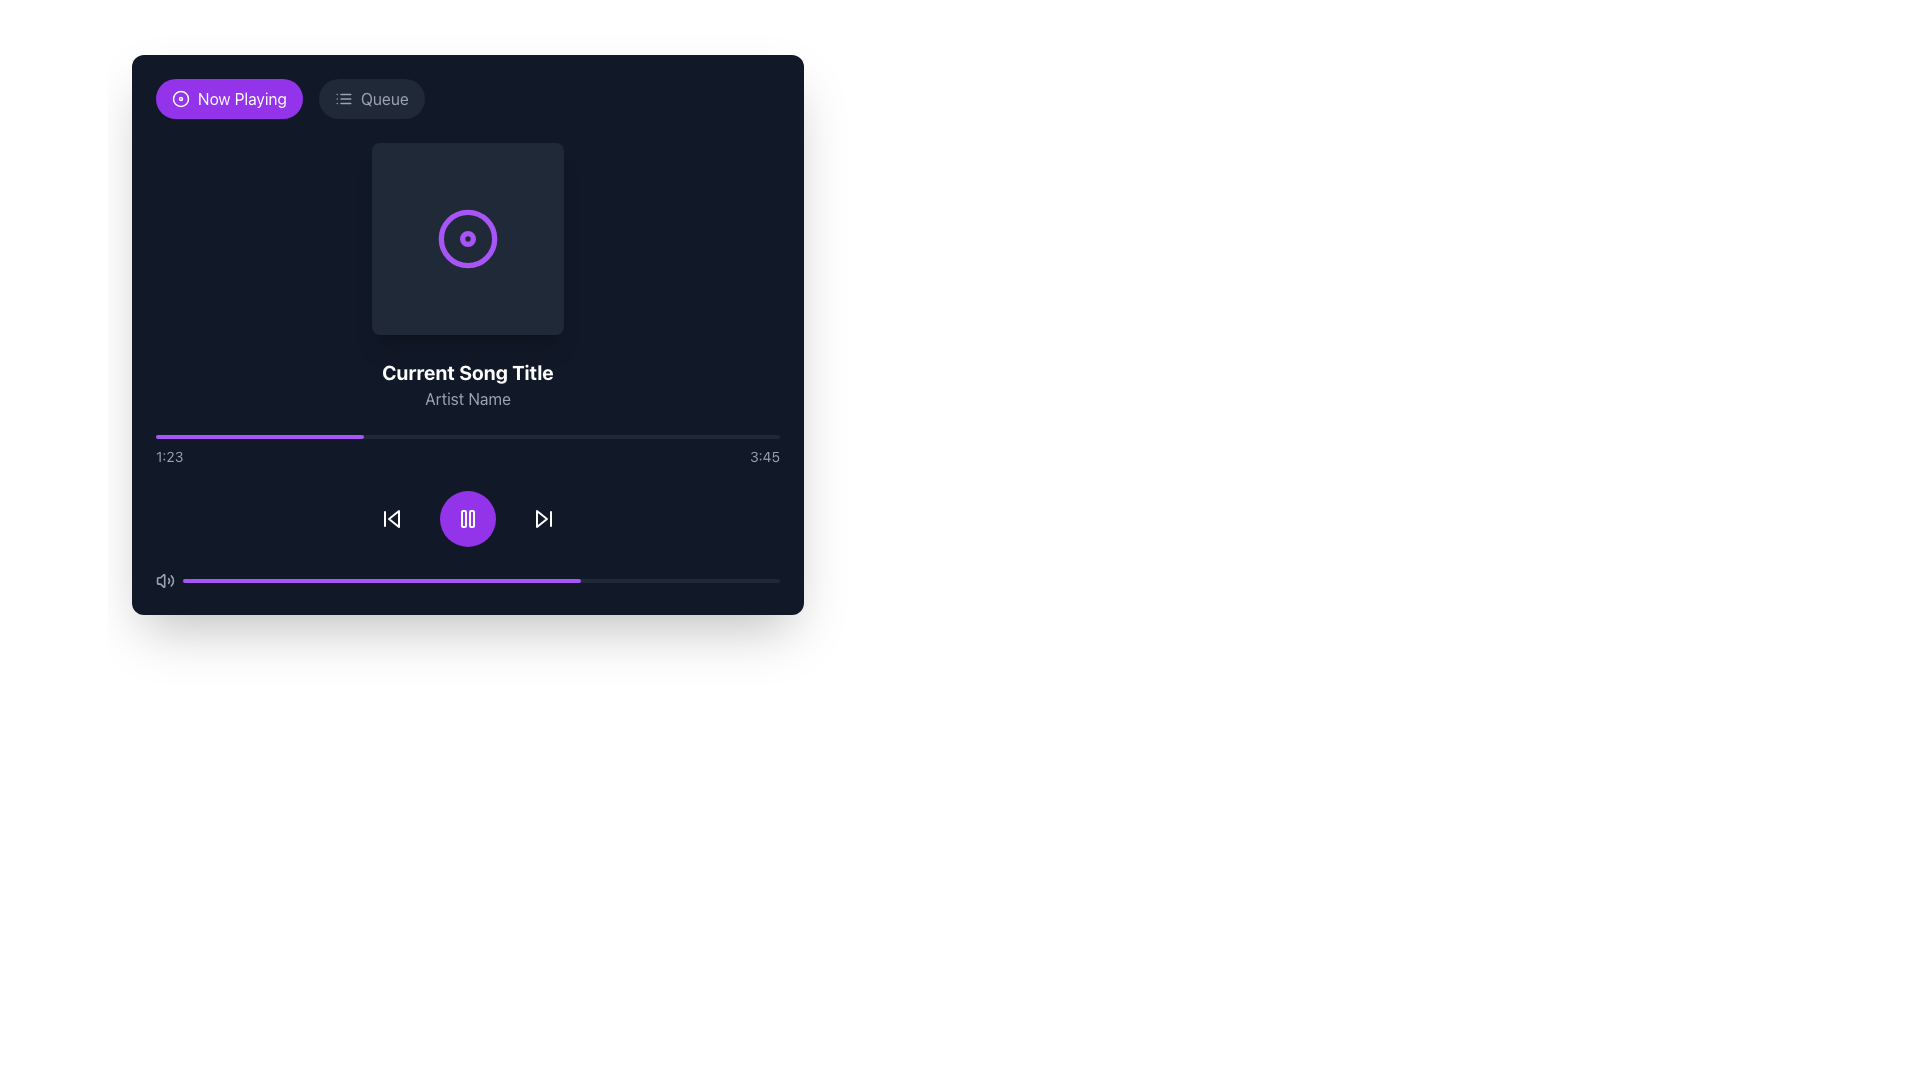  Describe the element at coordinates (542, 518) in the screenshot. I see `the triangular arrow icon located at the bottom center of the interface` at that location.